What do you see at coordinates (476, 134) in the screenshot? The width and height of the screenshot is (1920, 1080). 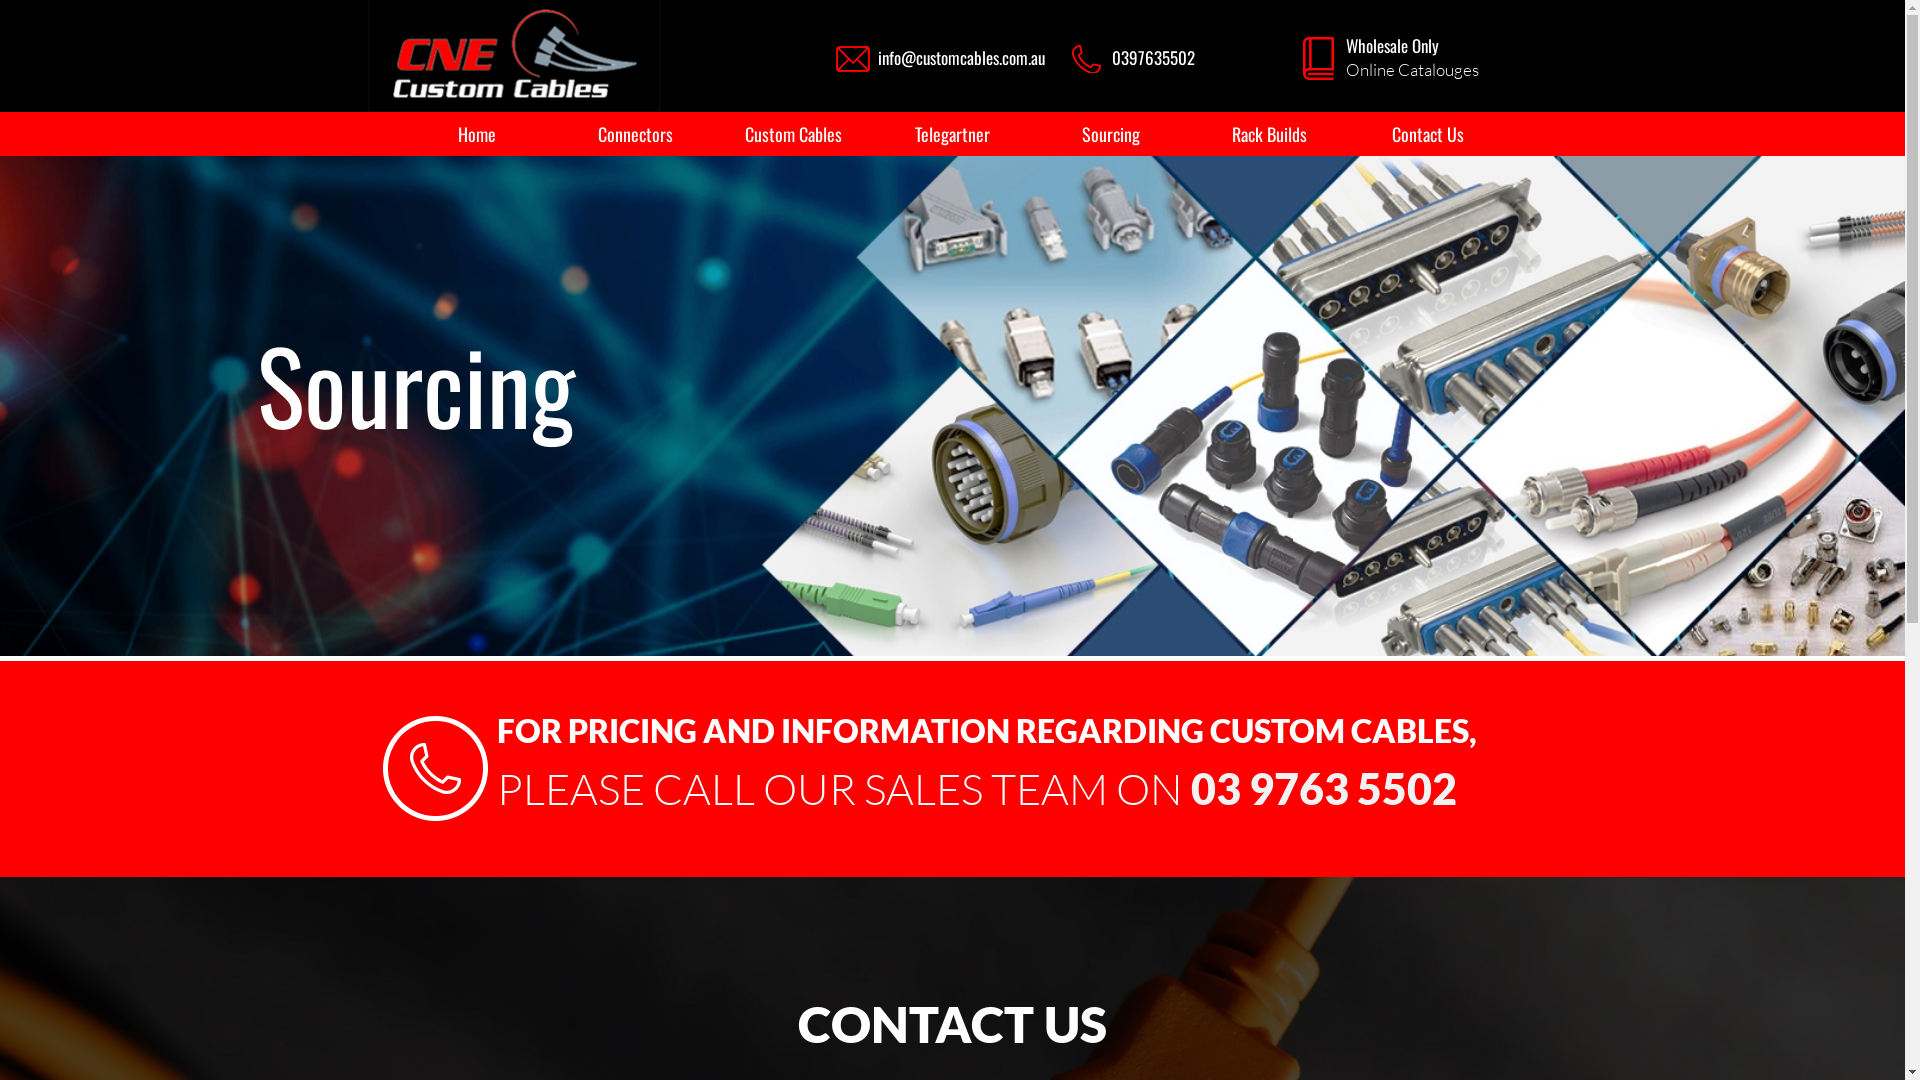 I see `'Home'` at bounding box center [476, 134].